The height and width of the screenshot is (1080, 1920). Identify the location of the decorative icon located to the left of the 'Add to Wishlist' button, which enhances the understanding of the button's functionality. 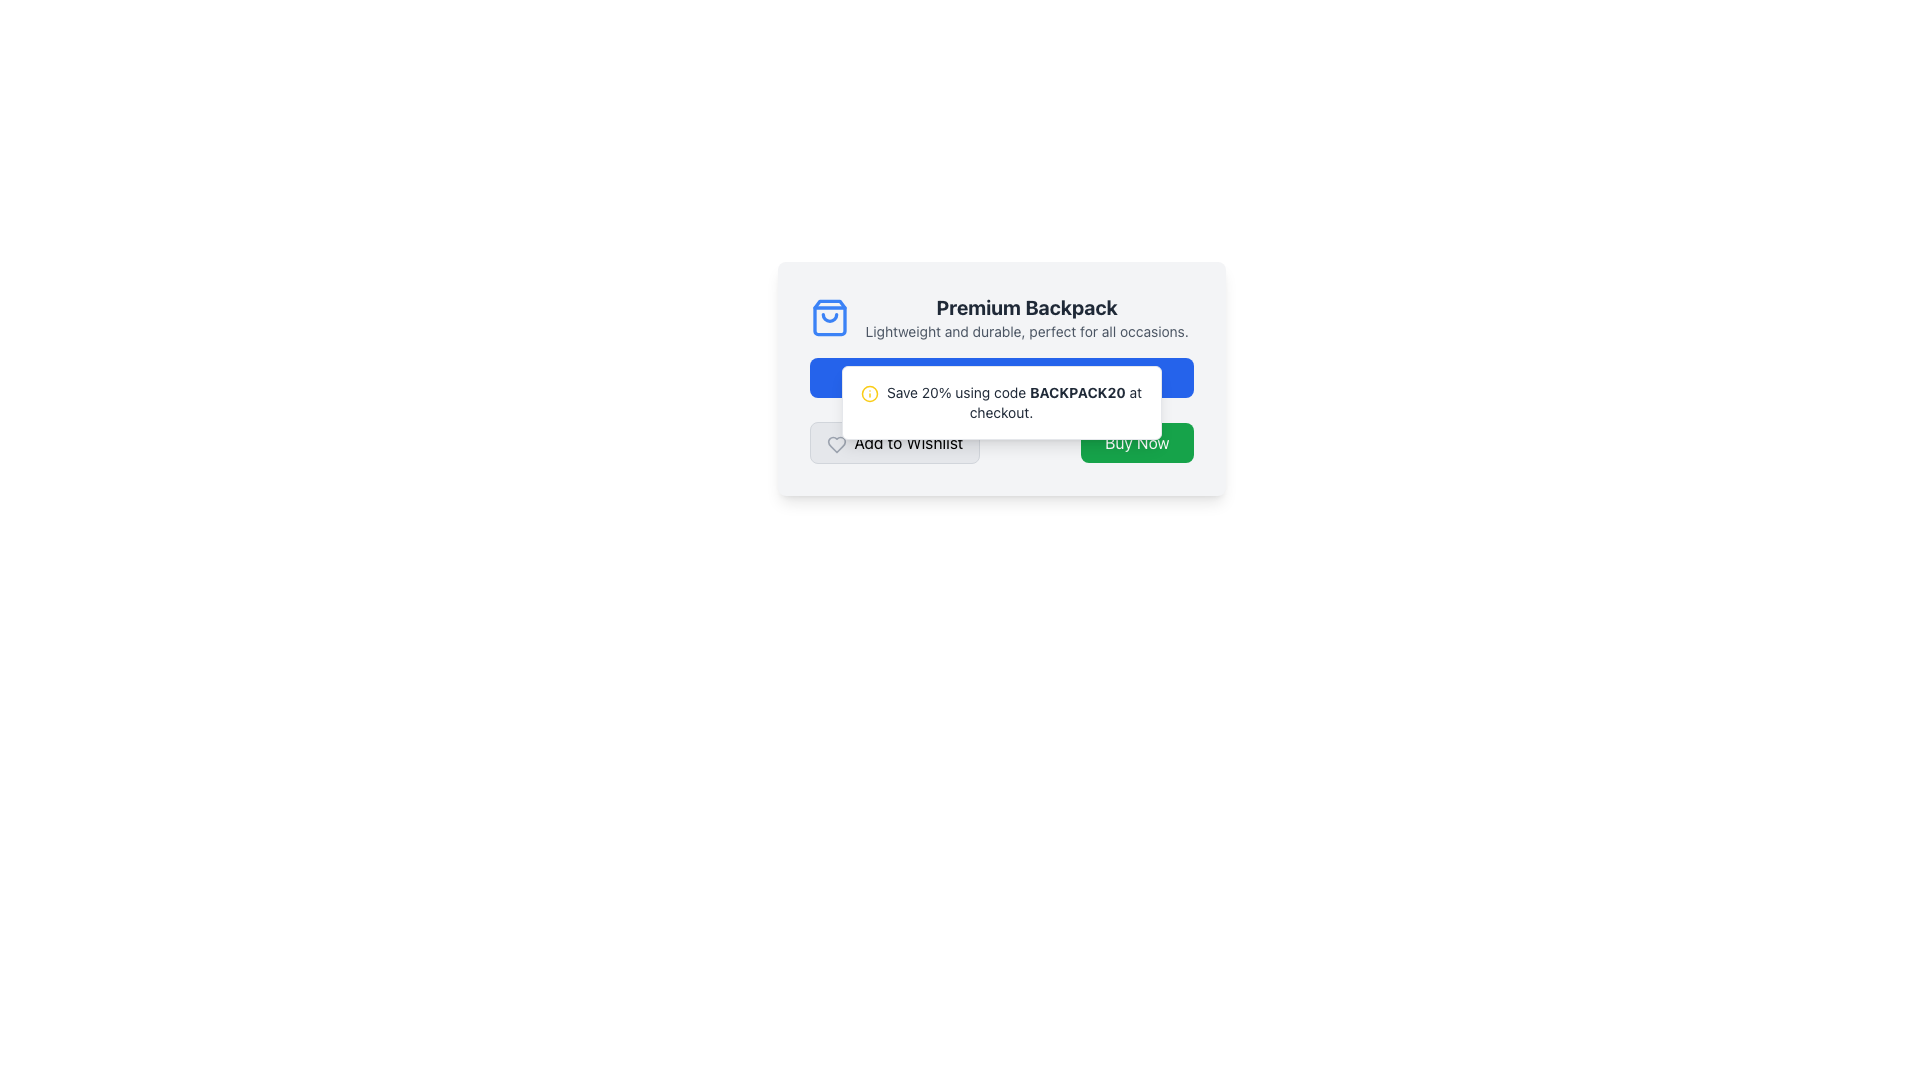
(836, 443).